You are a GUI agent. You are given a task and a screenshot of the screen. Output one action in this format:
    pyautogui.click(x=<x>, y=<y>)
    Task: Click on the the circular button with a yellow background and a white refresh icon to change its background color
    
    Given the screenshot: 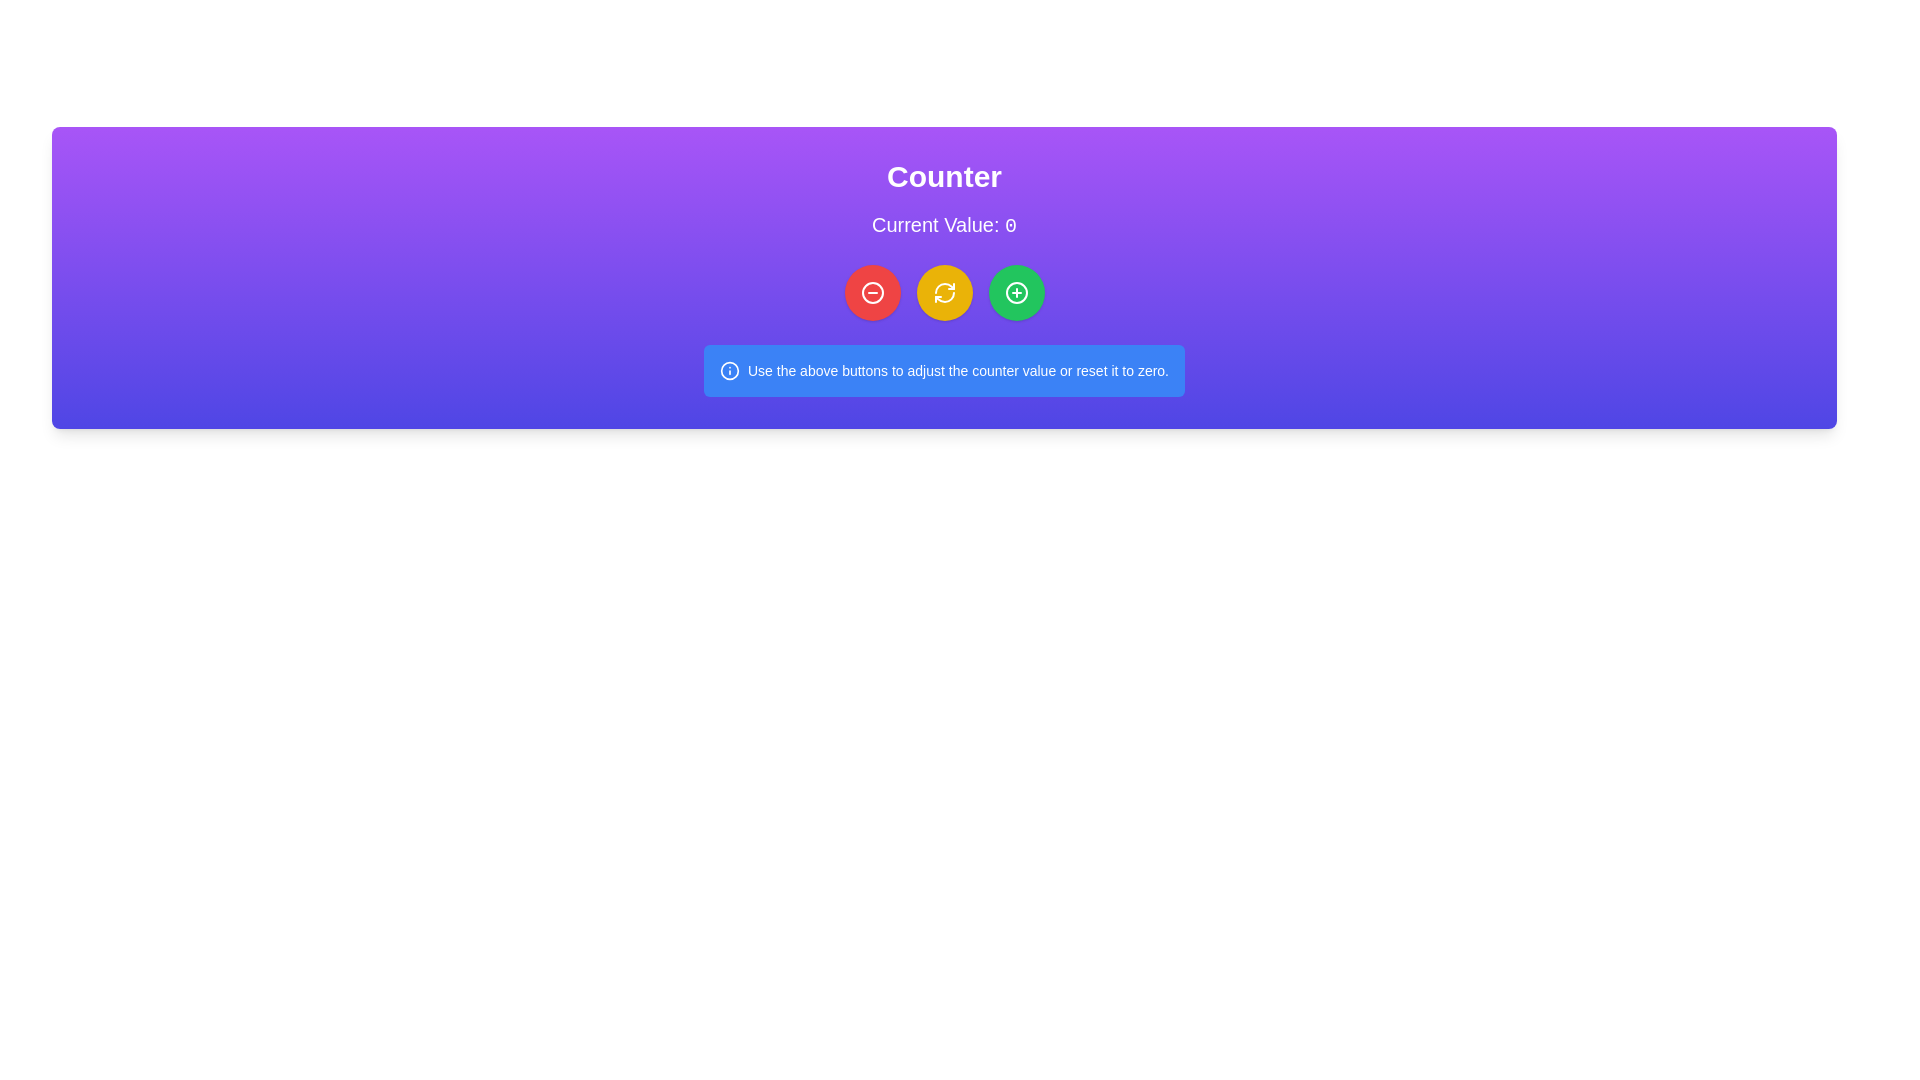 What is the action you would take?
    pyautogui.click(x=943, y=293)
    